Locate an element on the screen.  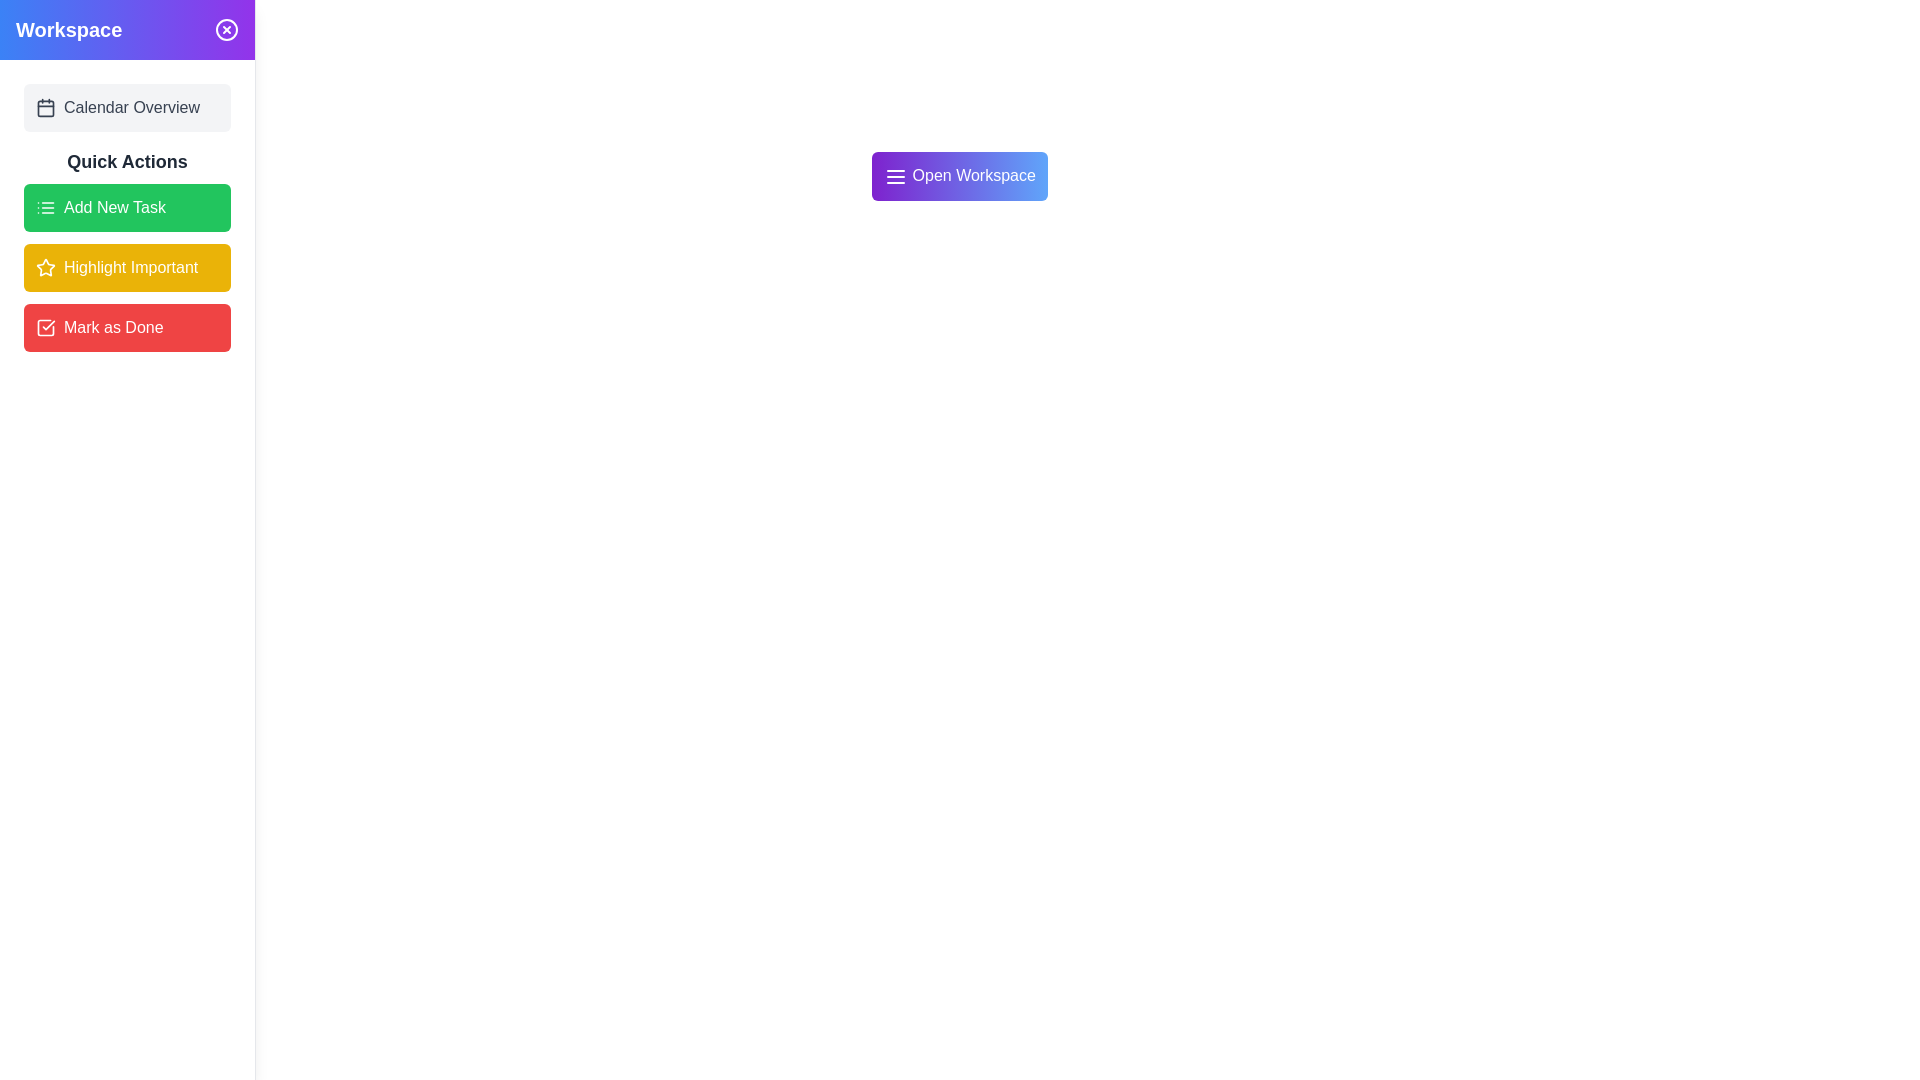
the topmost button in the 'Quick Actions' section is located at coordinates (126, 208).